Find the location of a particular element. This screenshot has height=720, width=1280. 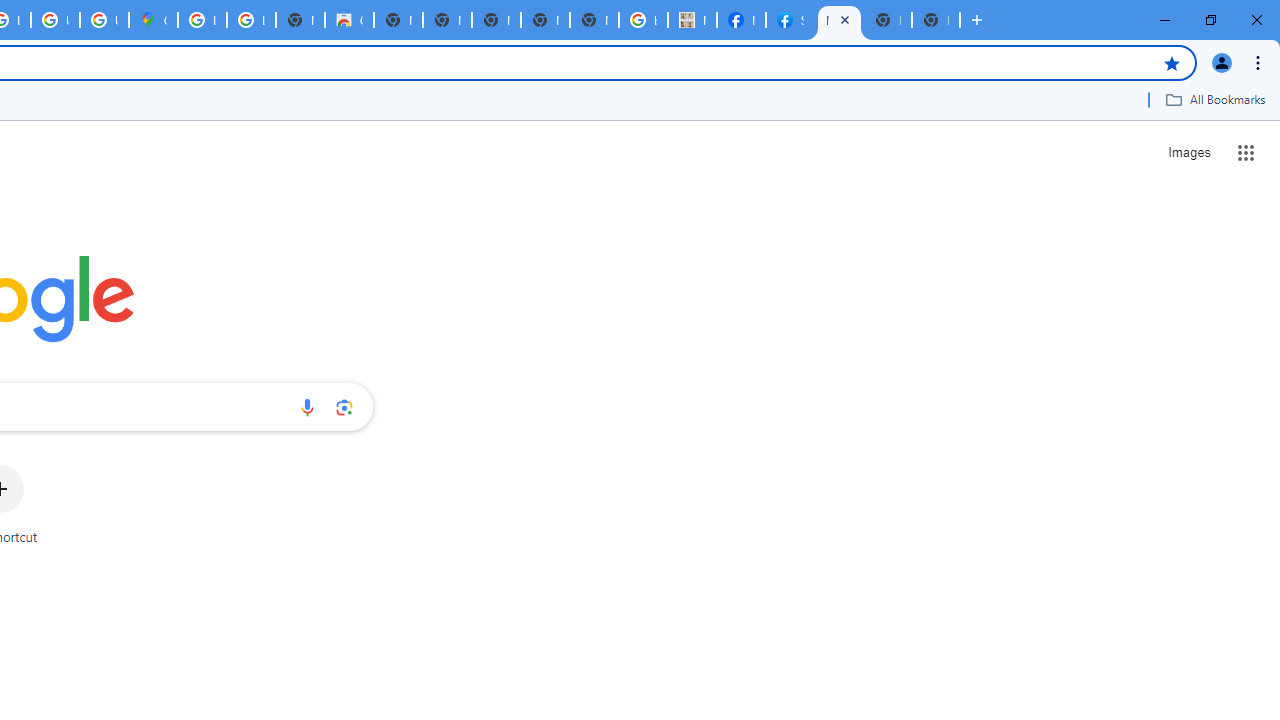

'Sign Up for Facebook' is located at coordinates (789, 20).